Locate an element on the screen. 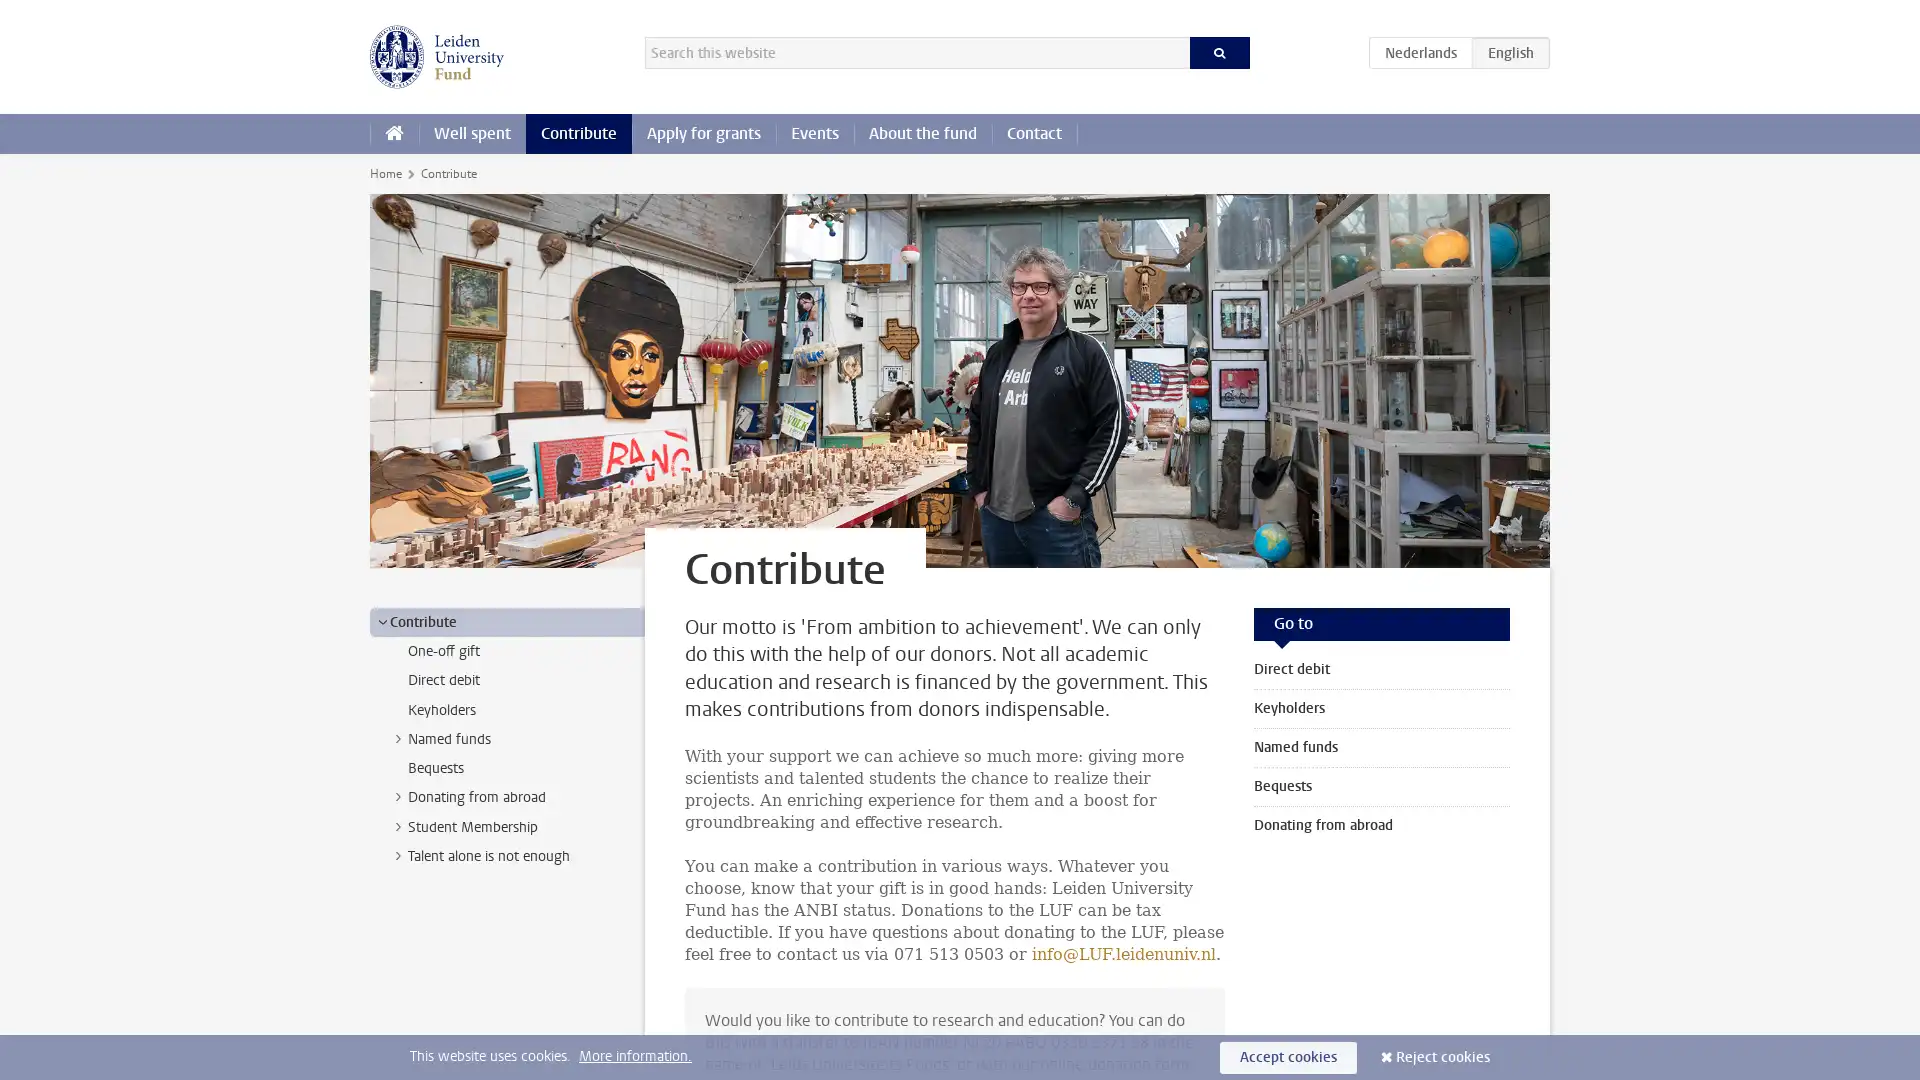 This screenshot has width=1920, height=1080. Reject cookies is located at coordinates (1443, 1056).